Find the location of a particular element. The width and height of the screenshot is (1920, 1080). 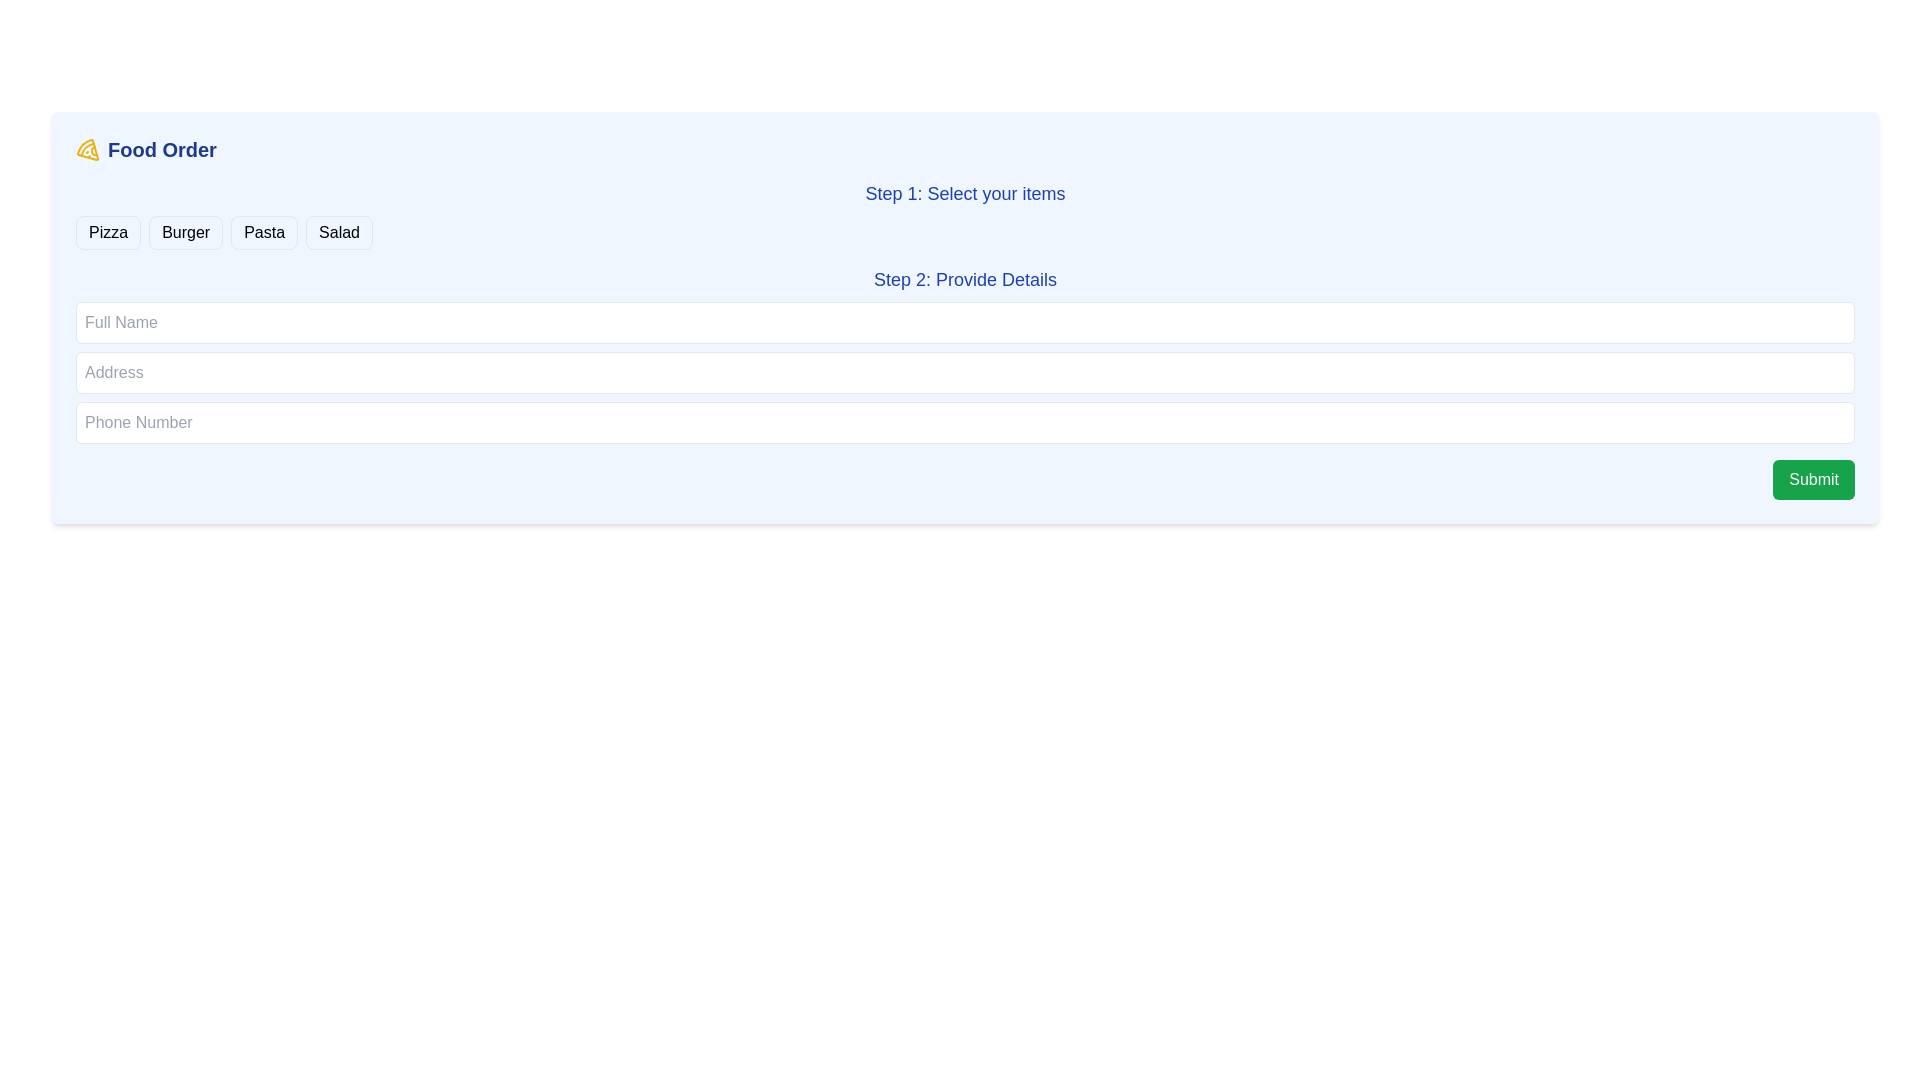

the 'Salad' button, which is a rounded rectangle with a white background located centrally at the top of the form area below the 'Food Order' title is located at coordinates (339, 231).